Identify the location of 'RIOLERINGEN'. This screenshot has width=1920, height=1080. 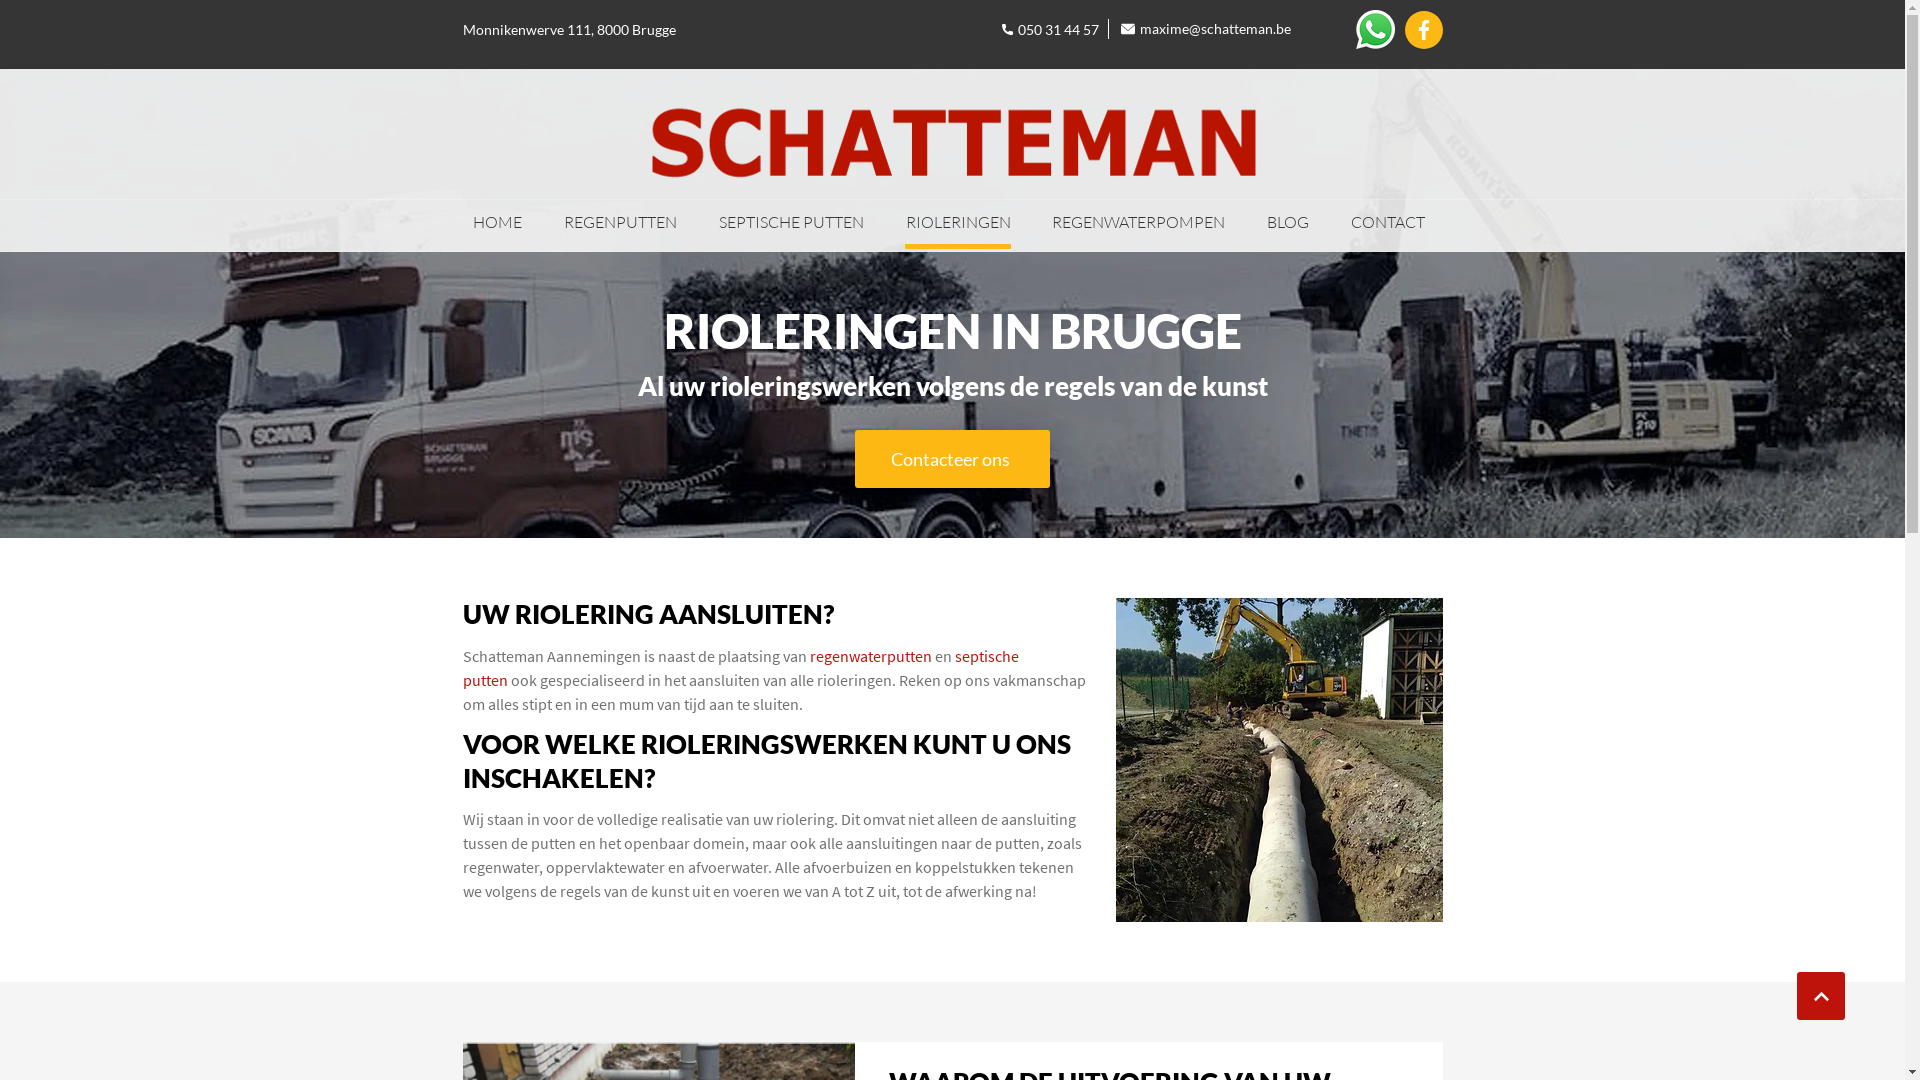
(904, 224).